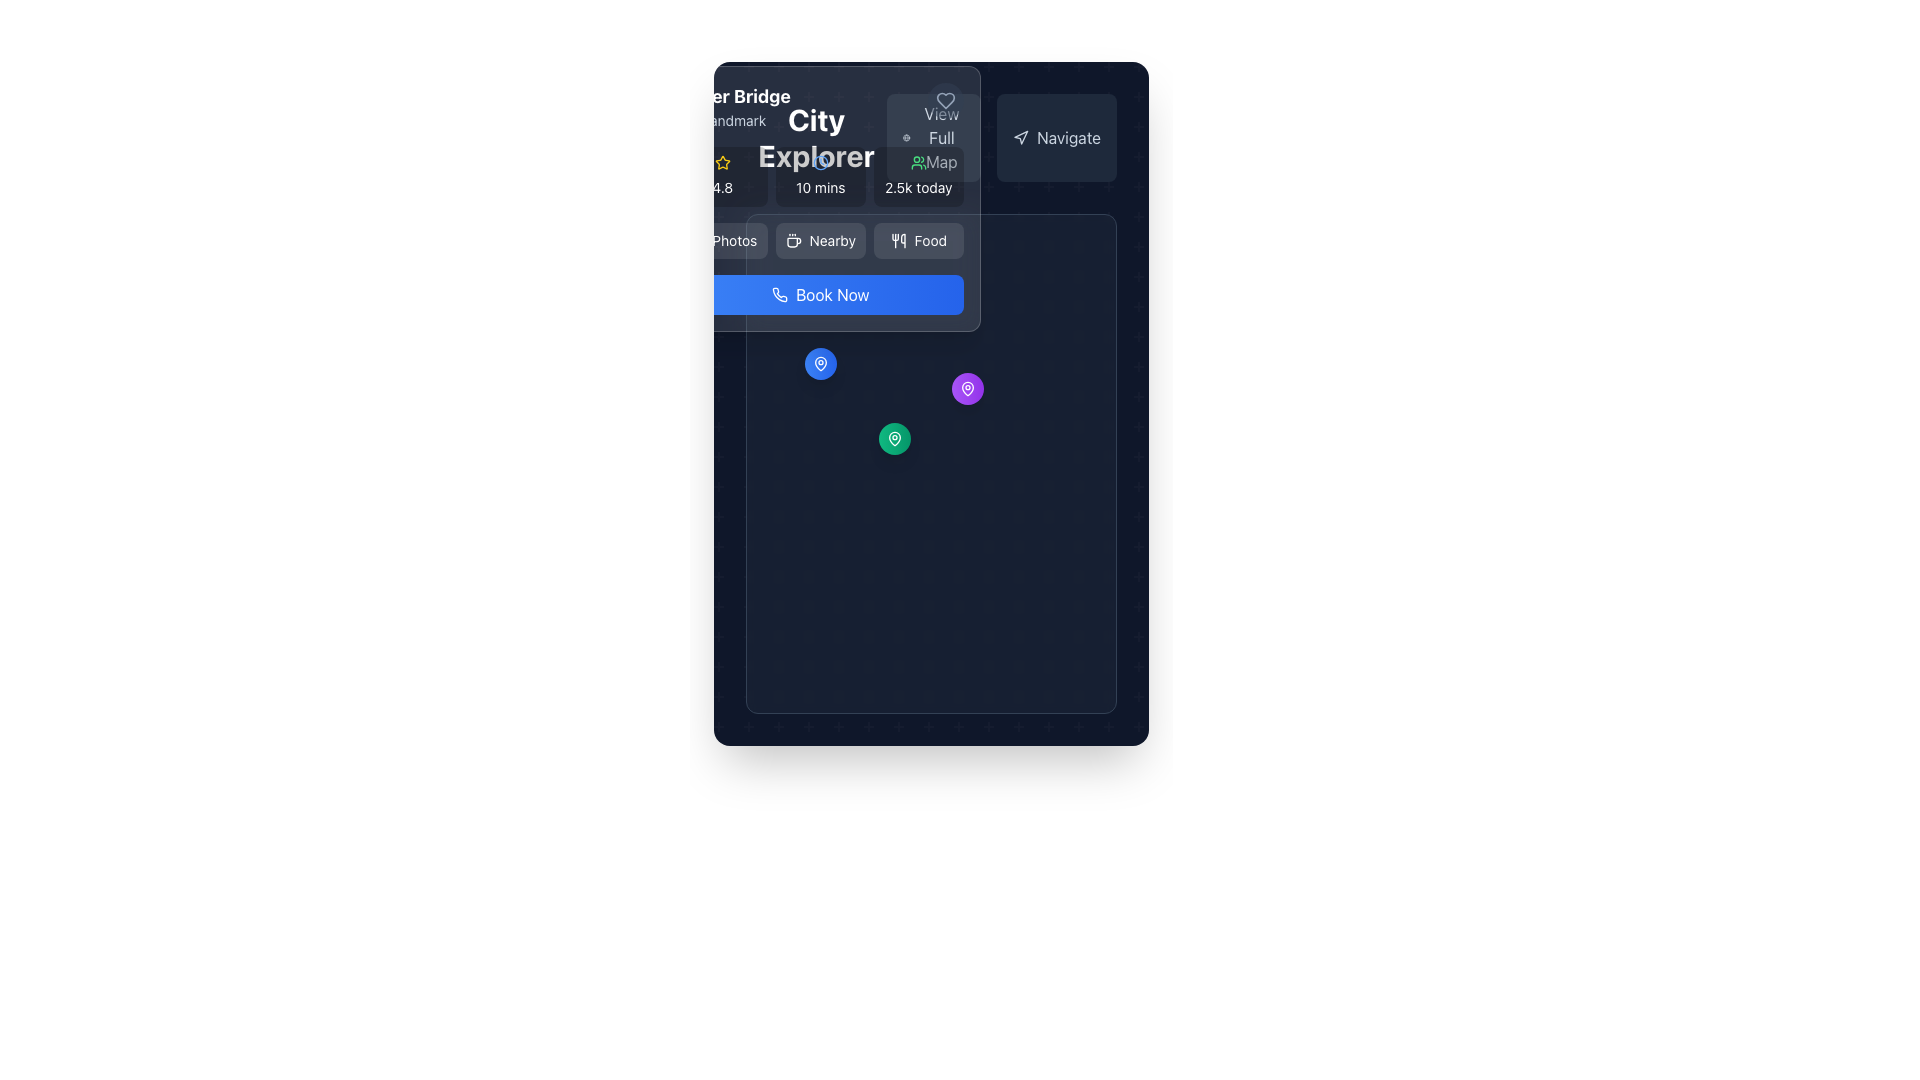 The height and width of the screenshot is (1080, 1920). Describe the element at coordinates (779, 295) in the screenshot. I see `the phone receiver SVG icon located within the blue 'Book Now' button, positioned on the left side of the button` at that location.